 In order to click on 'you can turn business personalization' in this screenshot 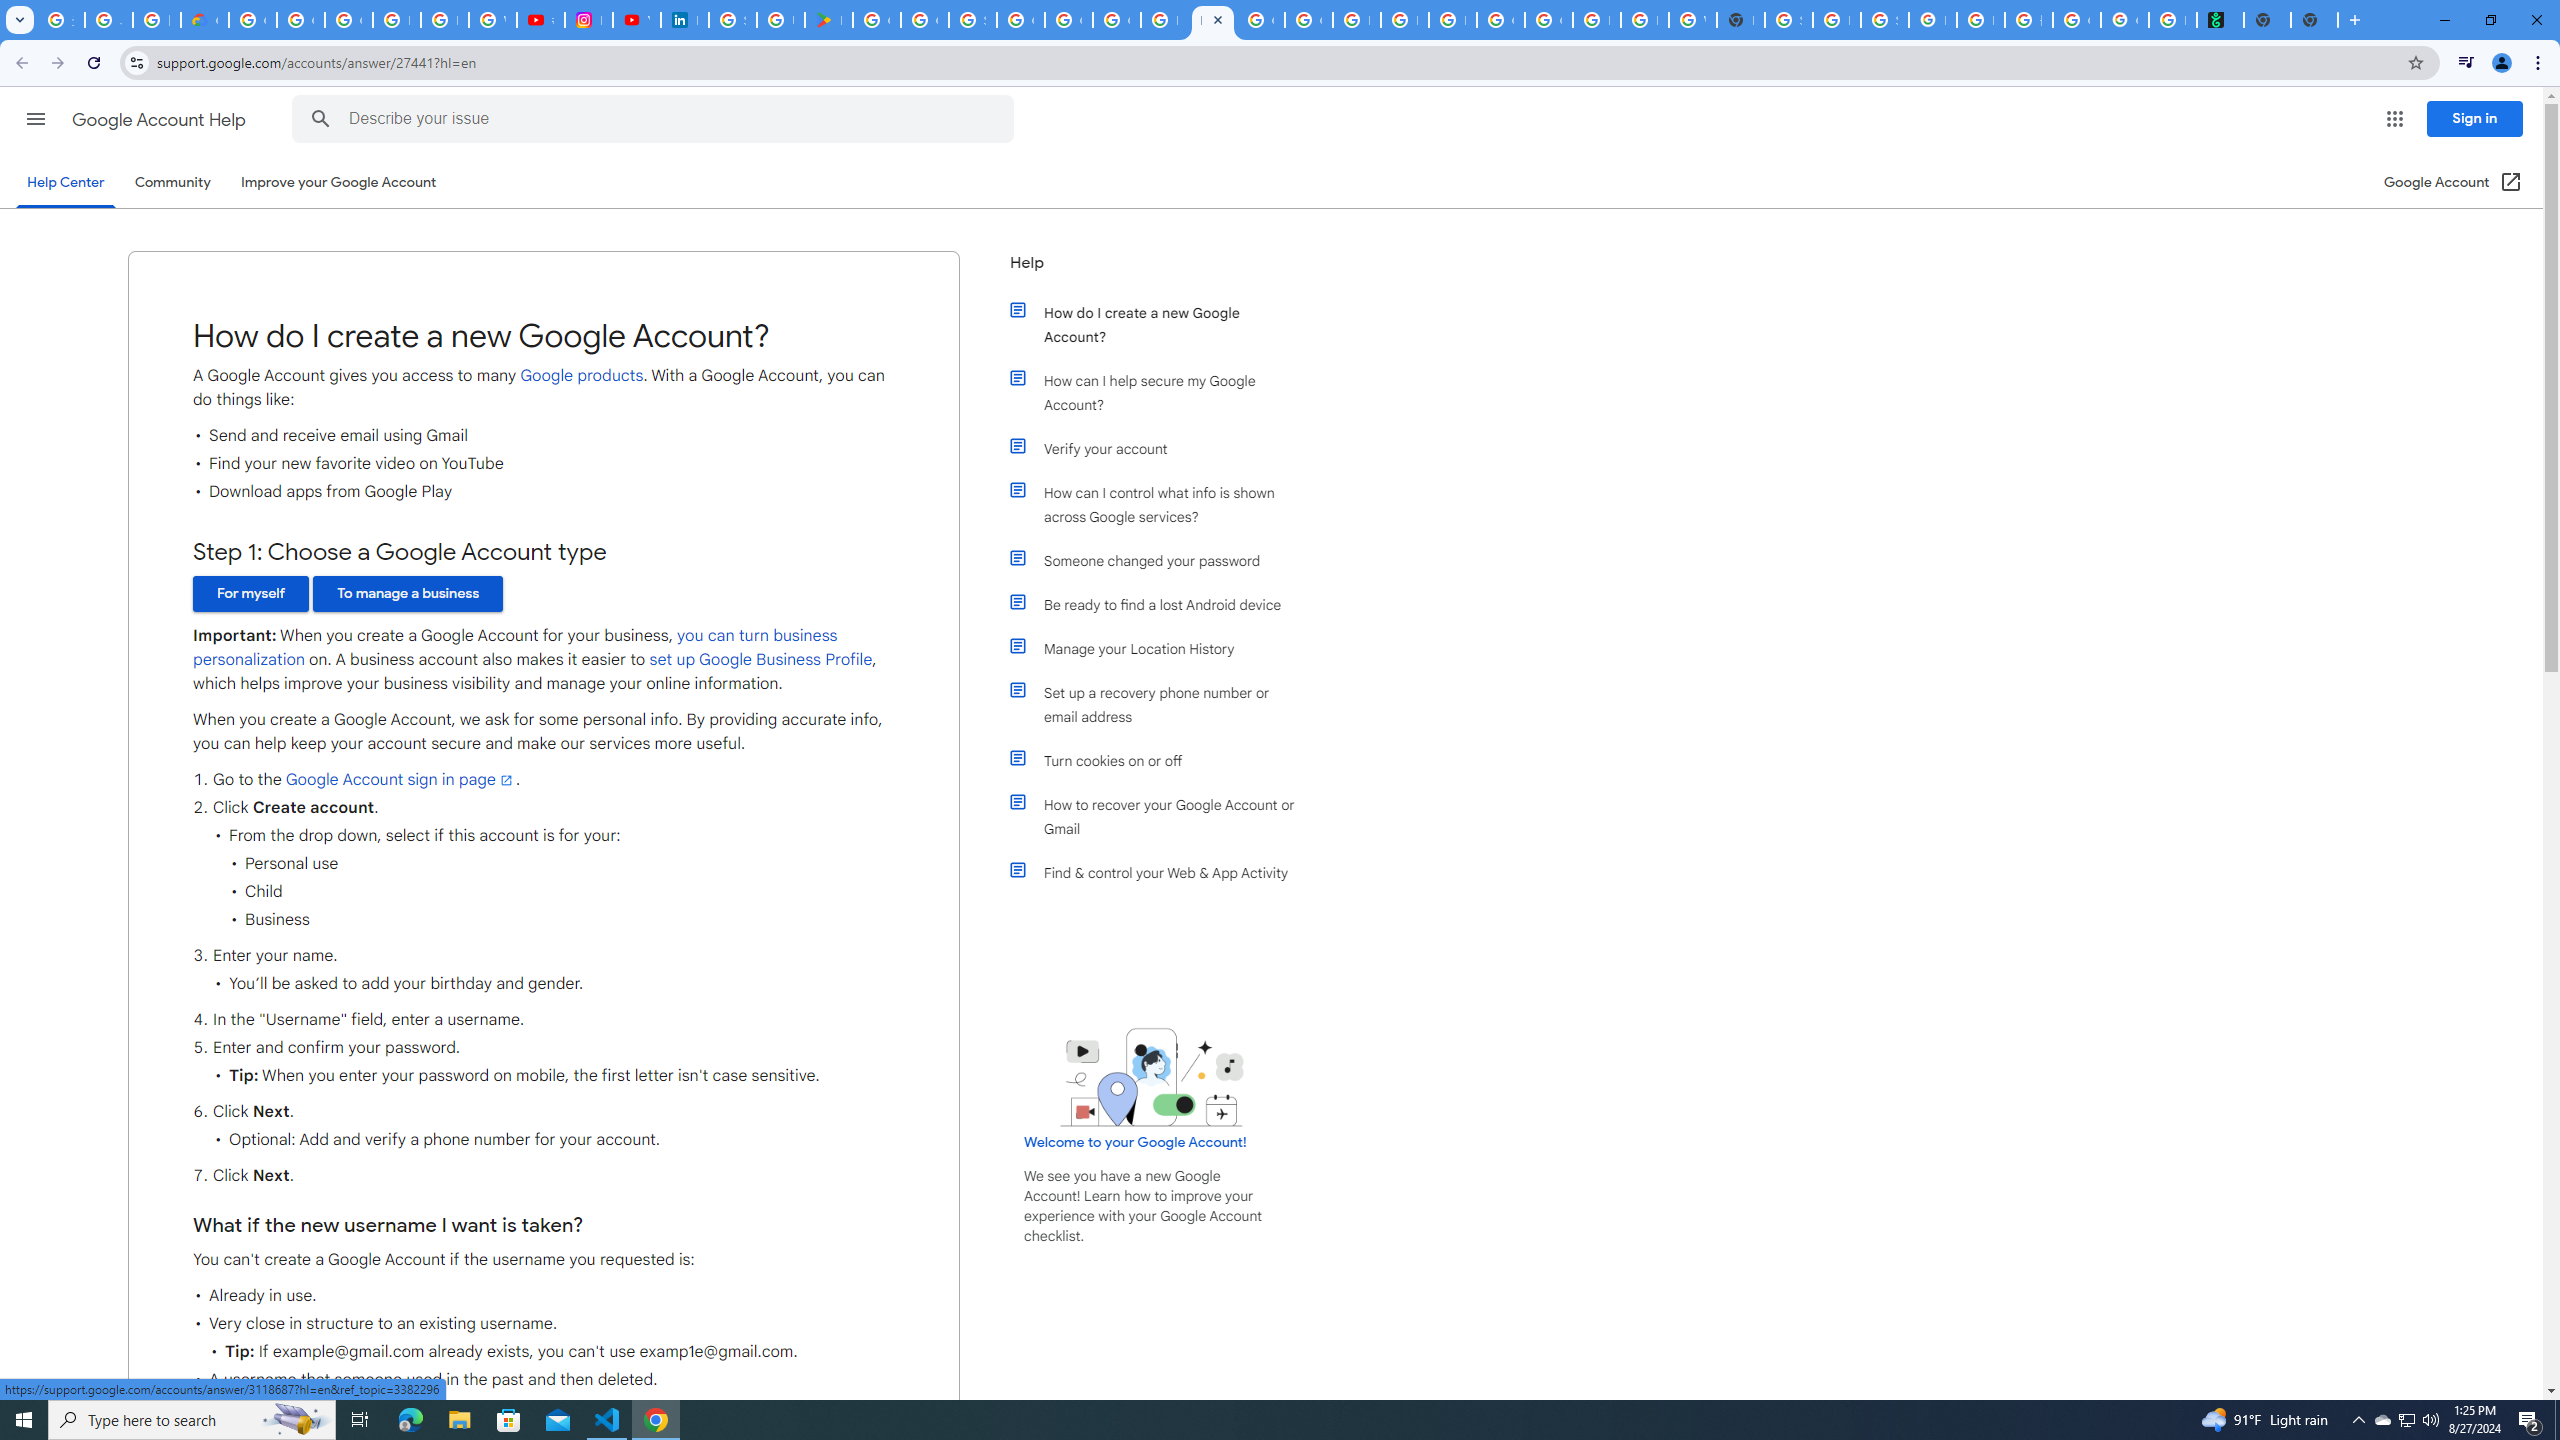, I will do `click(513, 647)`.